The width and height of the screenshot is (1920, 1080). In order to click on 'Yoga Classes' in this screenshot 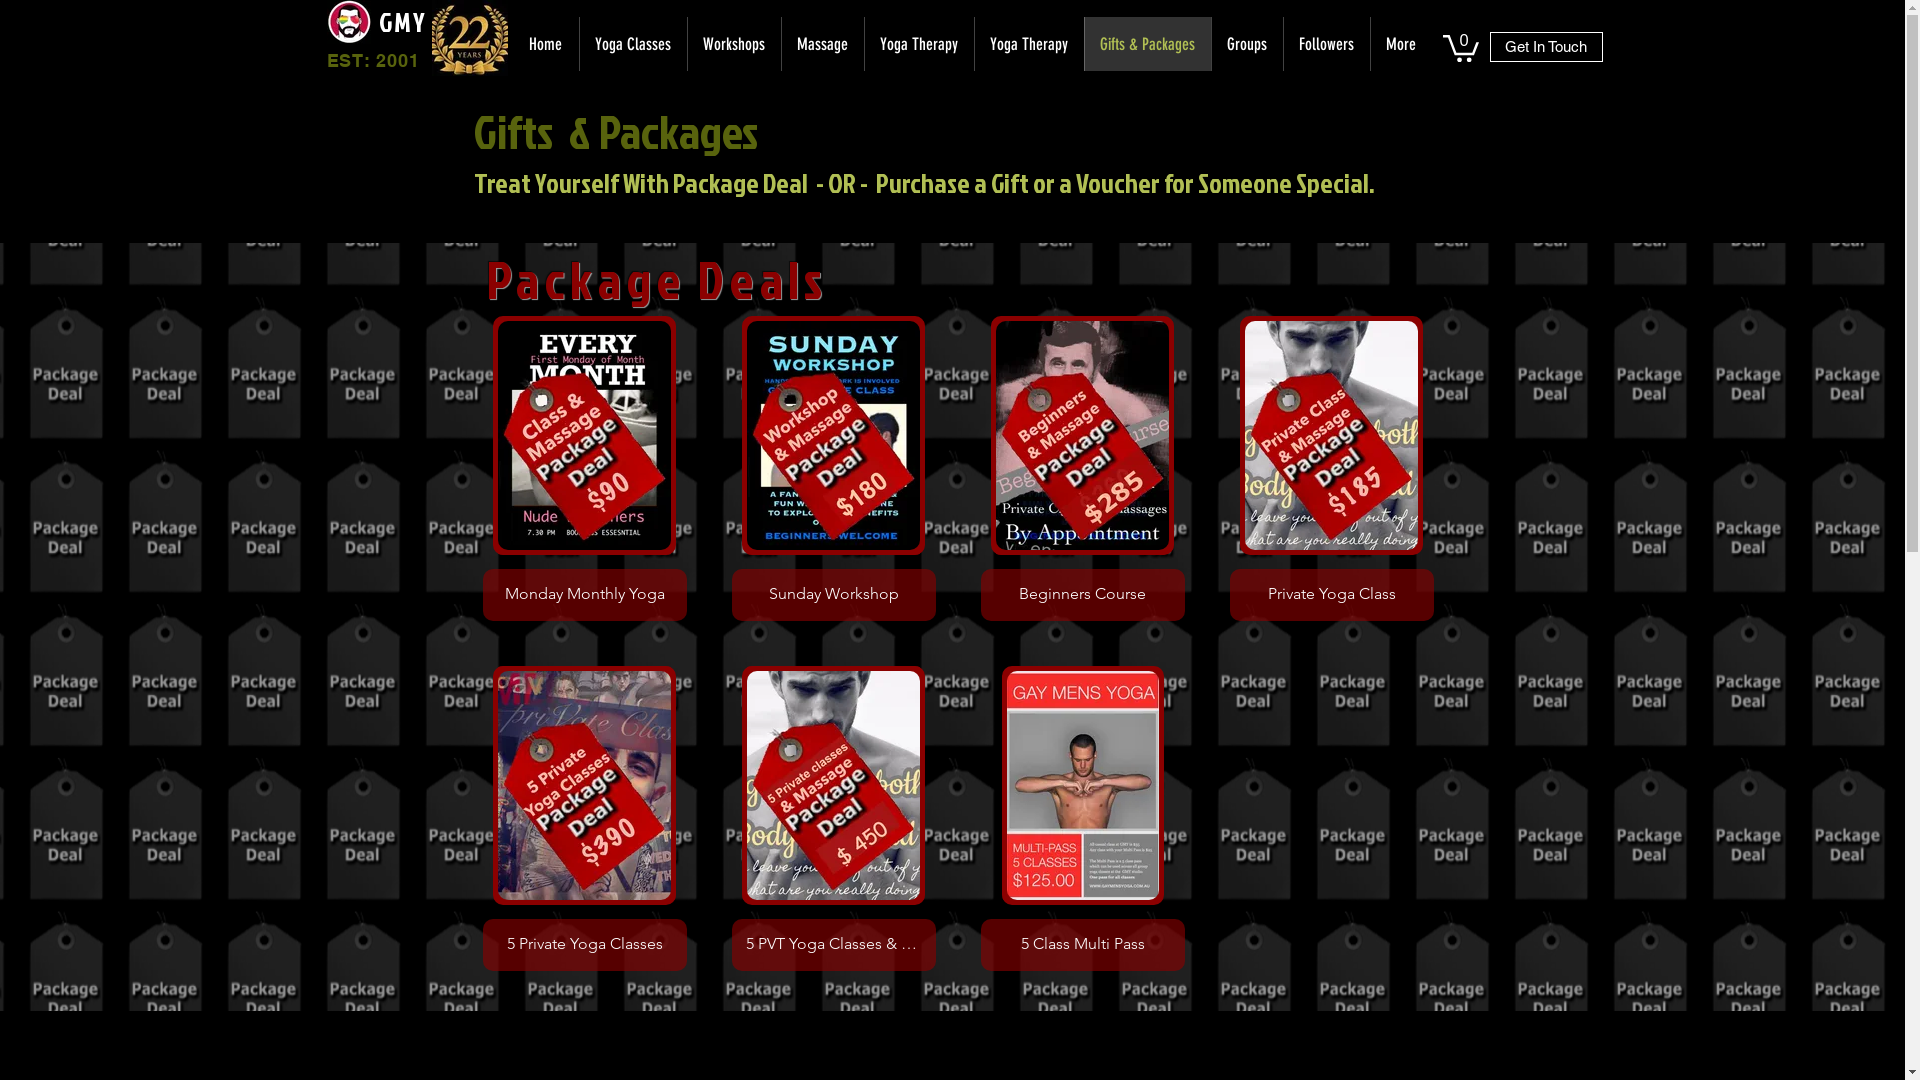, I will do `click(631, 43)`.